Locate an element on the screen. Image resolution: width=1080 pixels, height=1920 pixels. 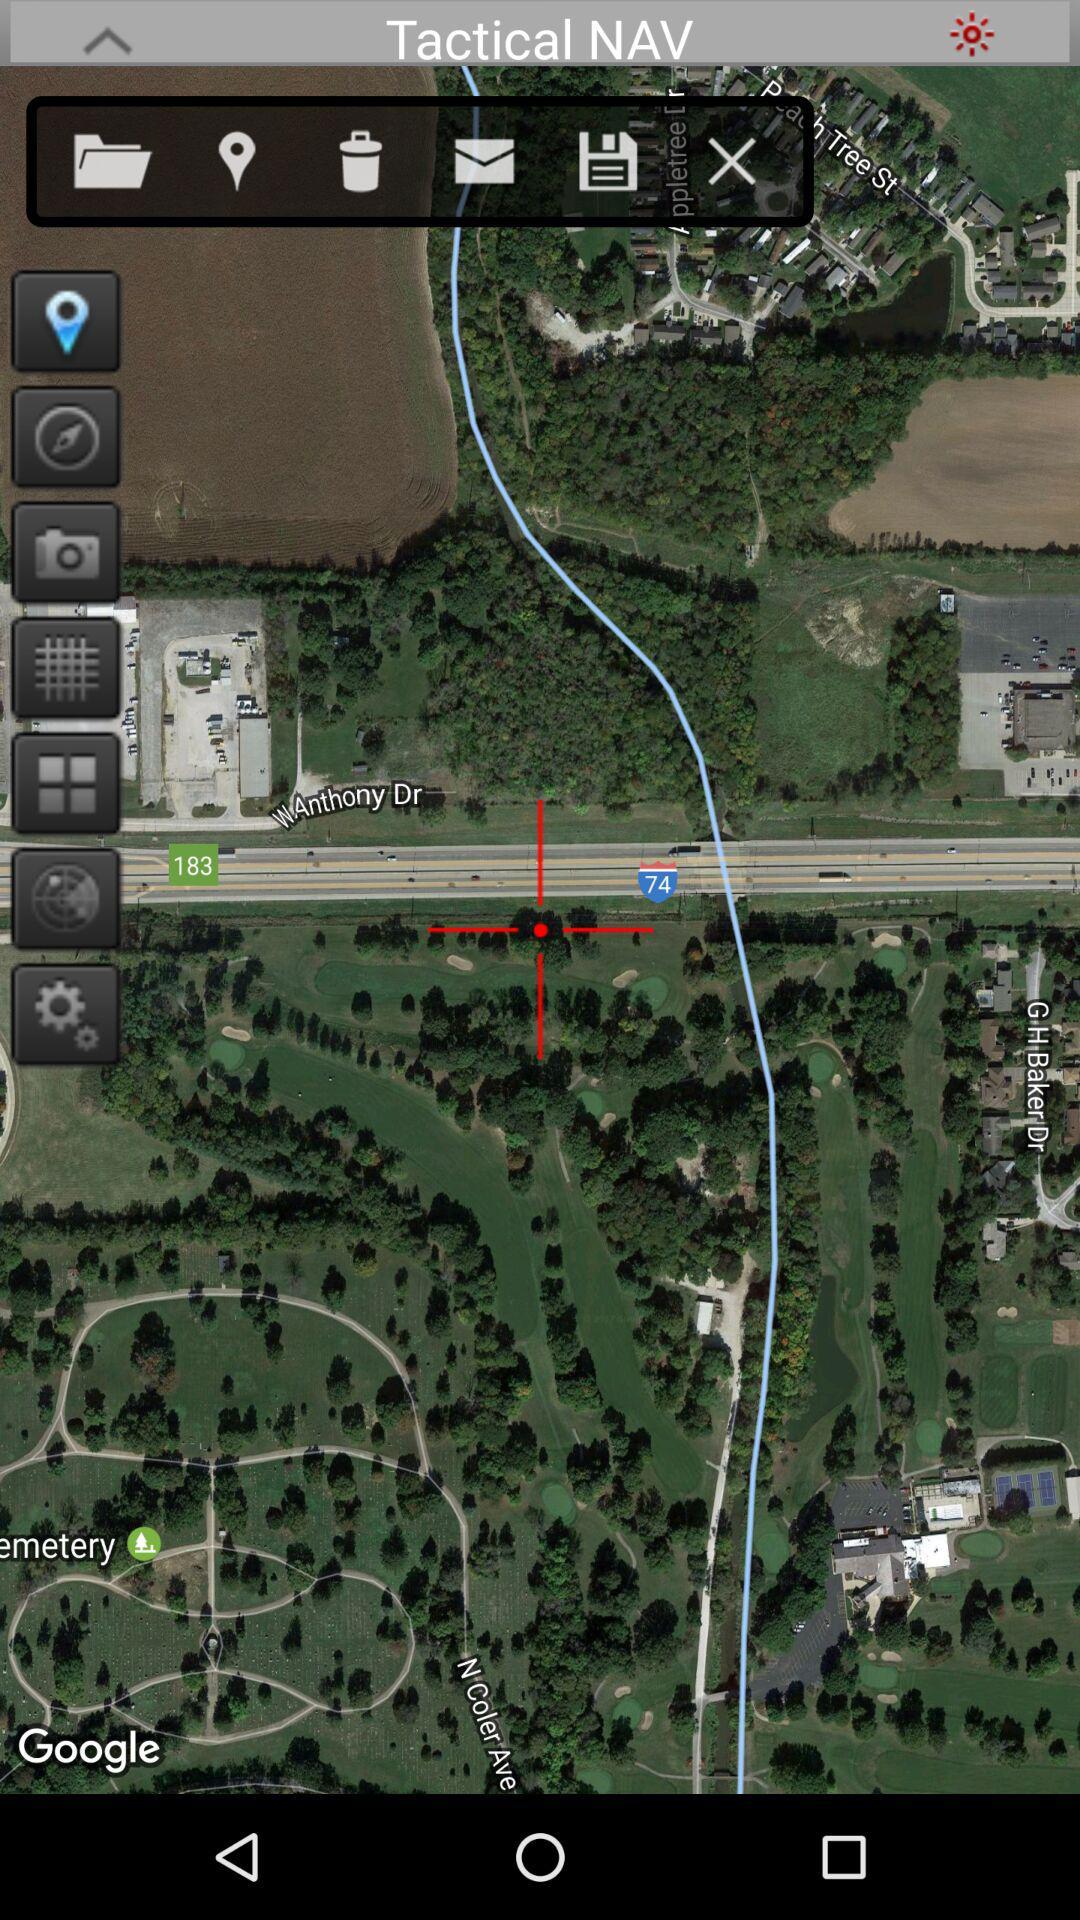
it points the departure location is located at coordinates (971, 33).